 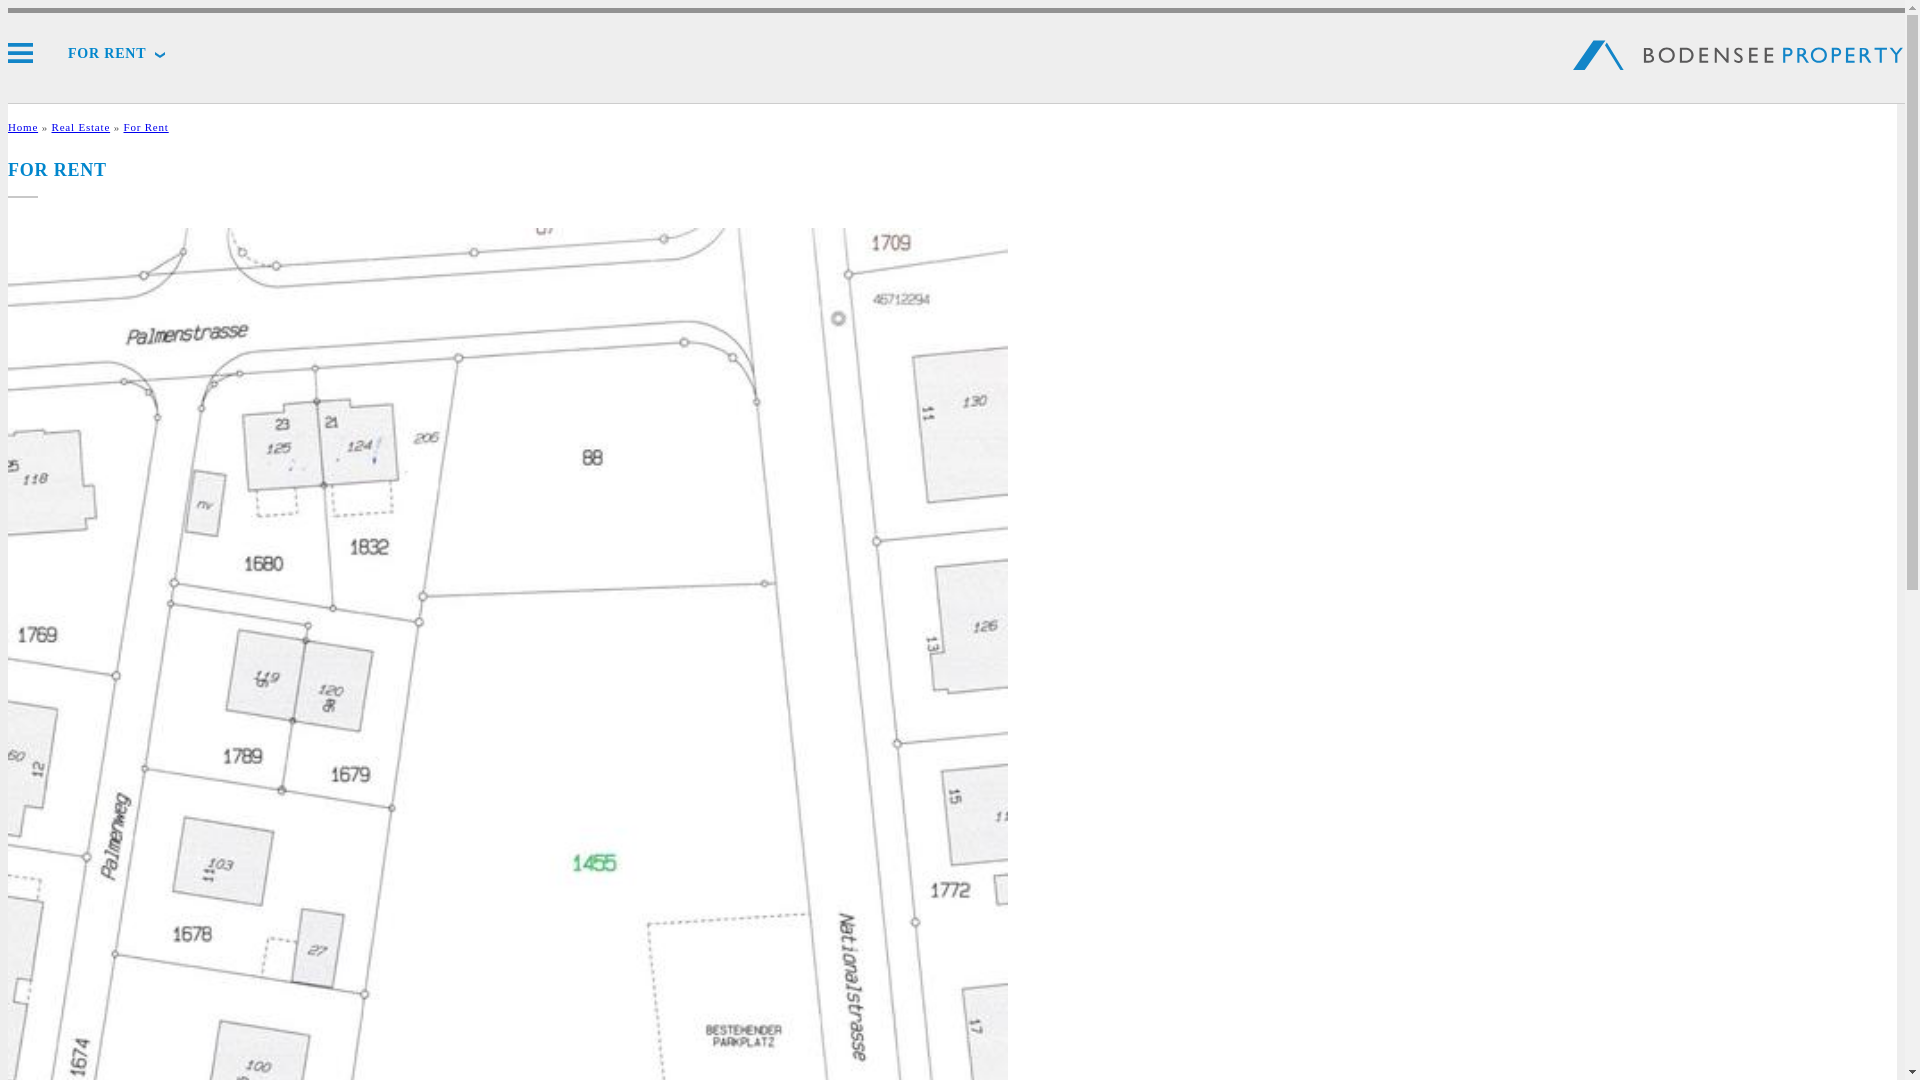 I want to click on 'Home', so click(x=23, y=127).